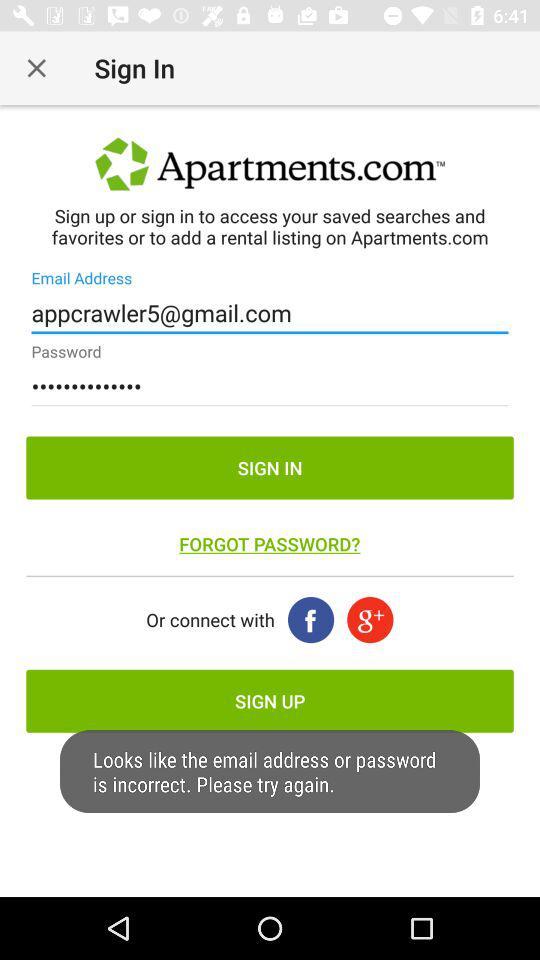  Describe the element at coordinates (311, 619) in the screenshot. I see `the facebook icon` at that location.